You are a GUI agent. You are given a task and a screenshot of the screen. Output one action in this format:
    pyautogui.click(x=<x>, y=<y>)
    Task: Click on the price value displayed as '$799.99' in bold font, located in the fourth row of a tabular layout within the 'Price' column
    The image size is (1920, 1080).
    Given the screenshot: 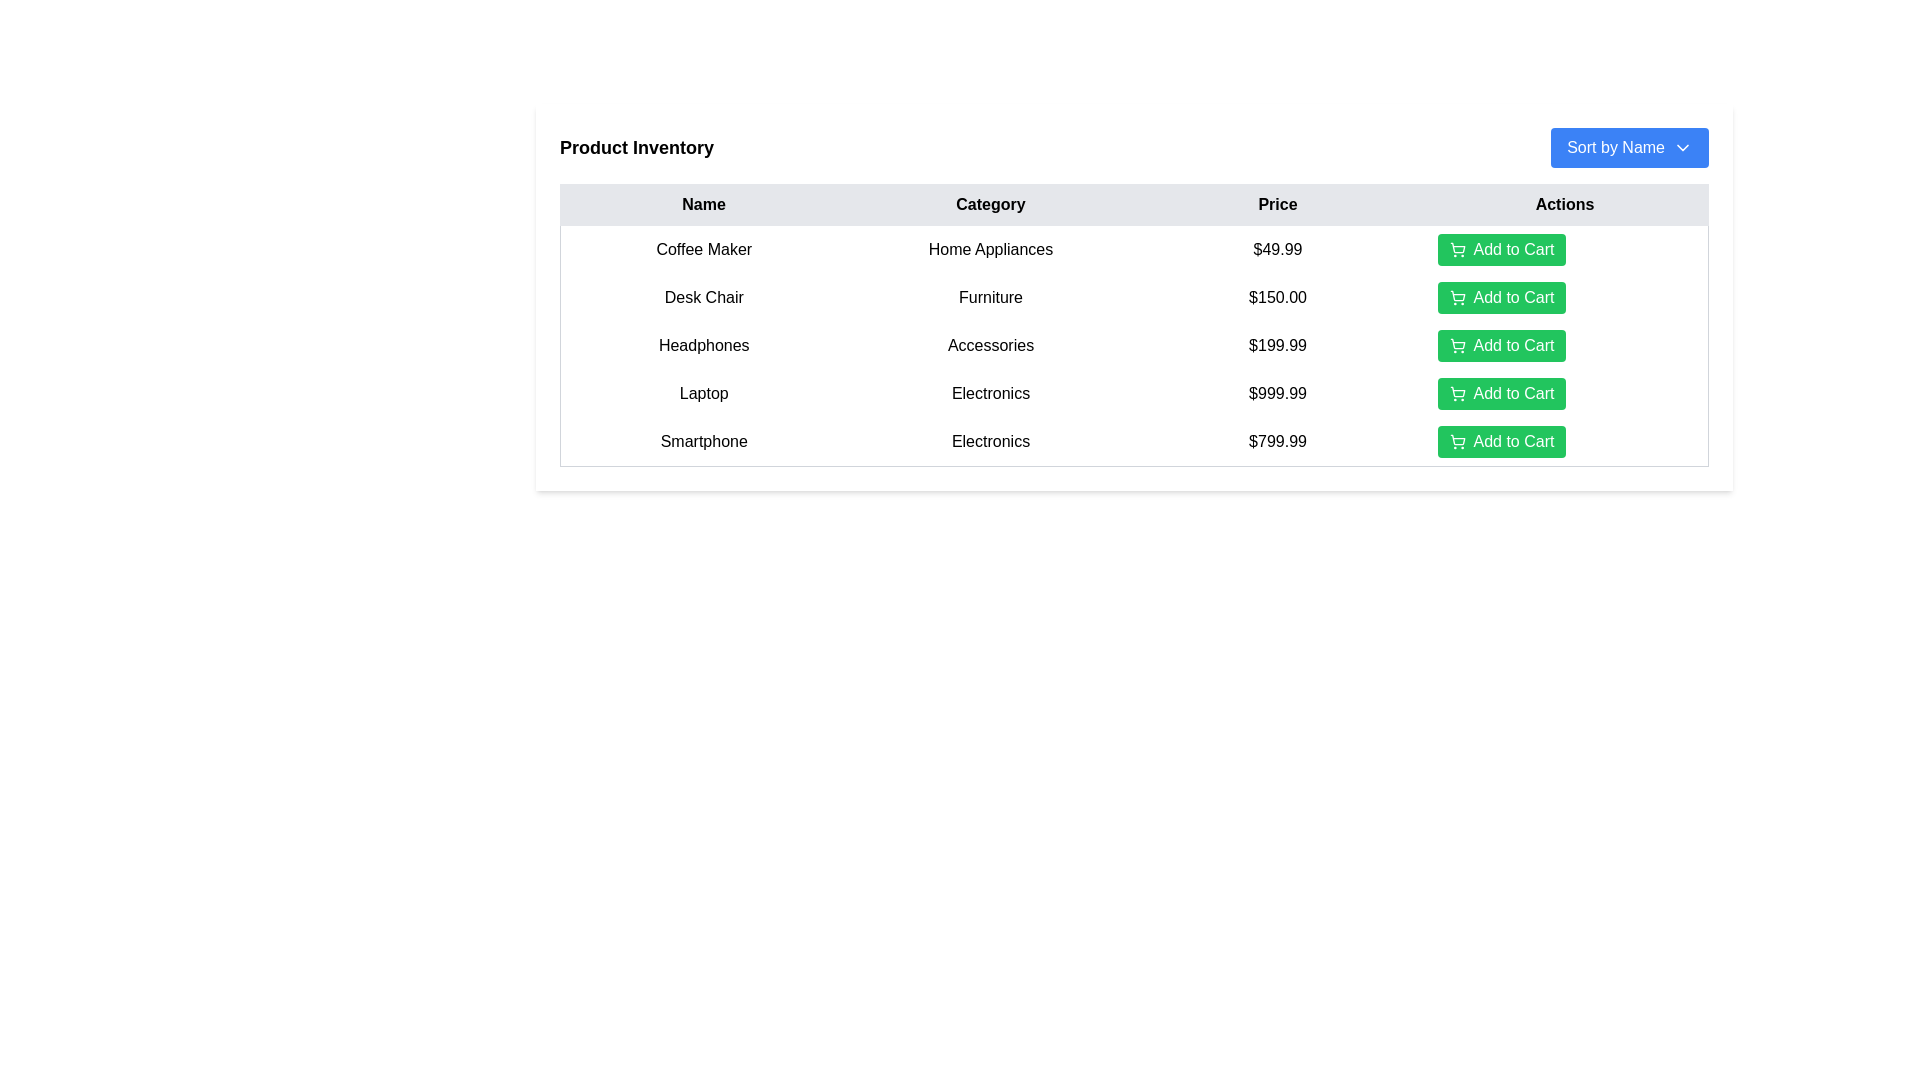 What is the action you would take?
    pyautogui.click(x=1276, y=441)
    